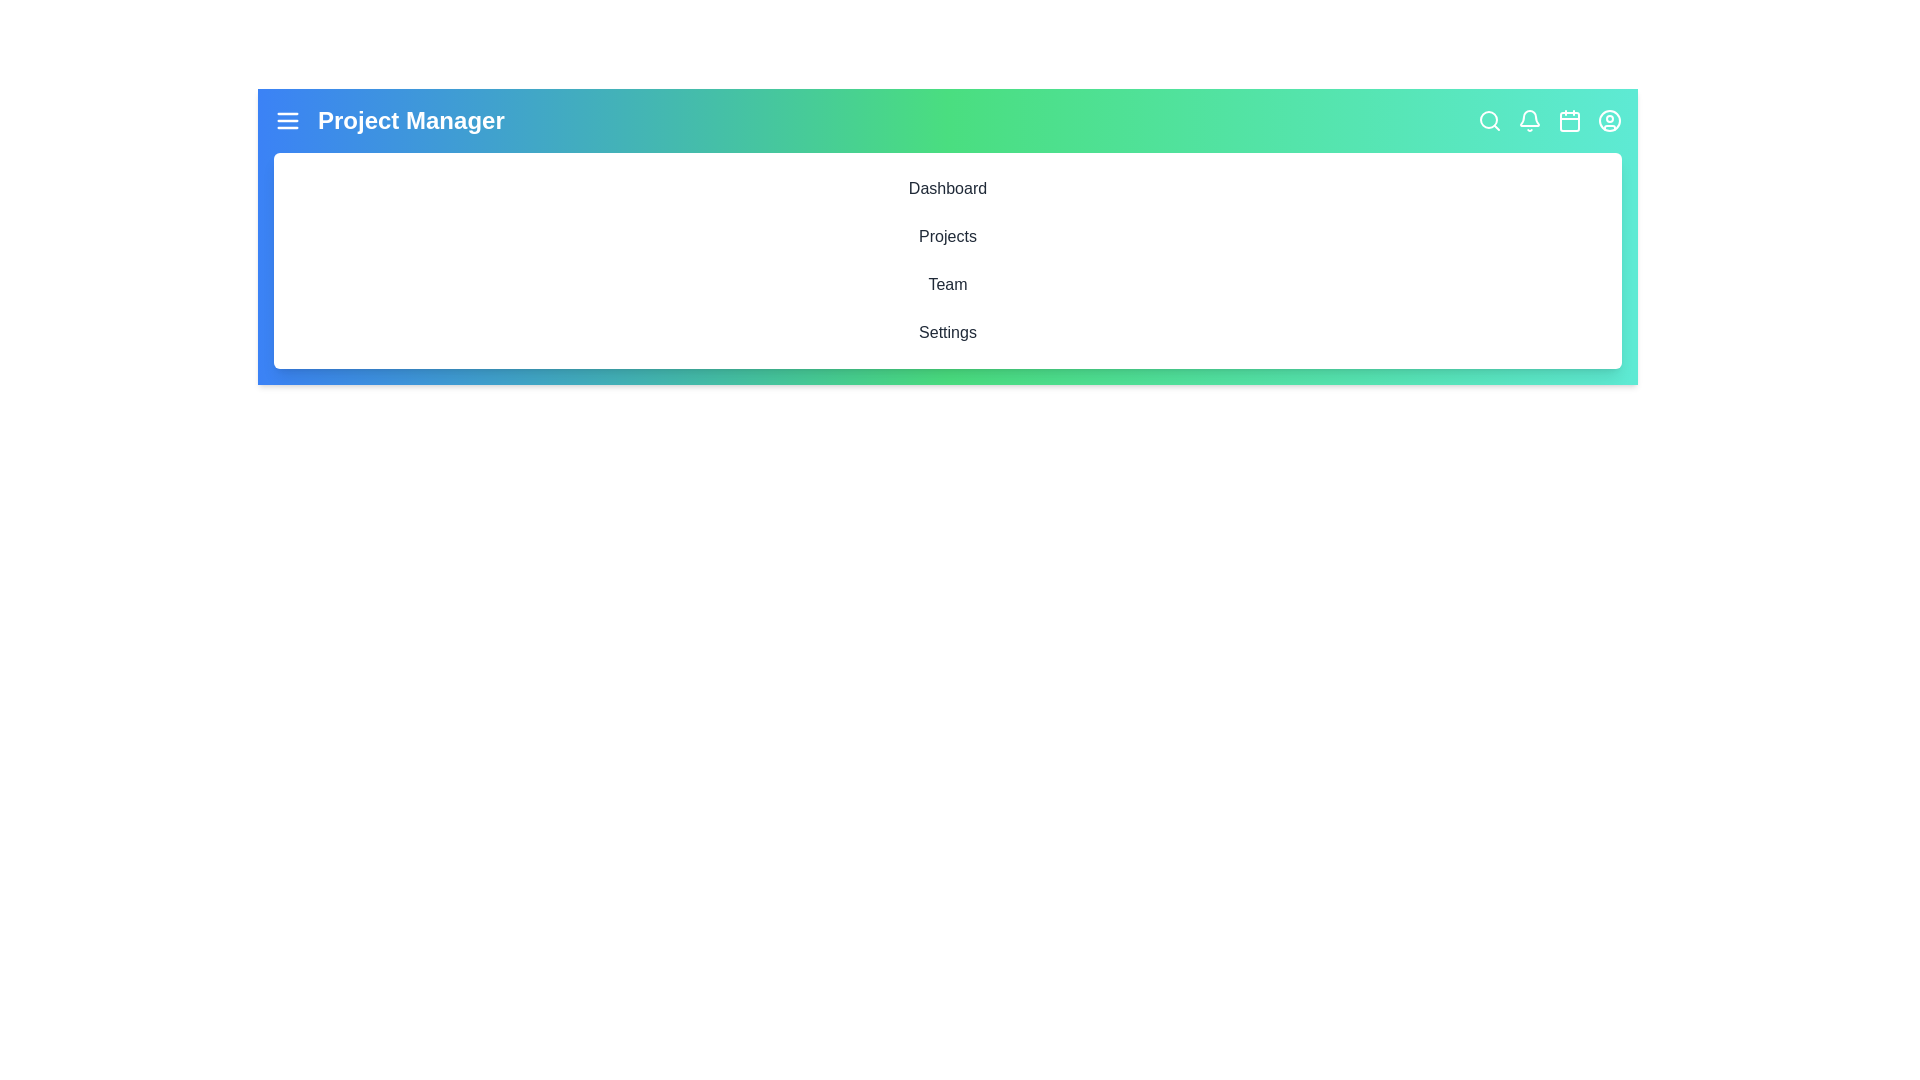 This screenshot has width=1920, height=1080. Describe the element at coordinates (1609, 120) in the screenshot. I see `the User Profile icon in the top bar` at that location.